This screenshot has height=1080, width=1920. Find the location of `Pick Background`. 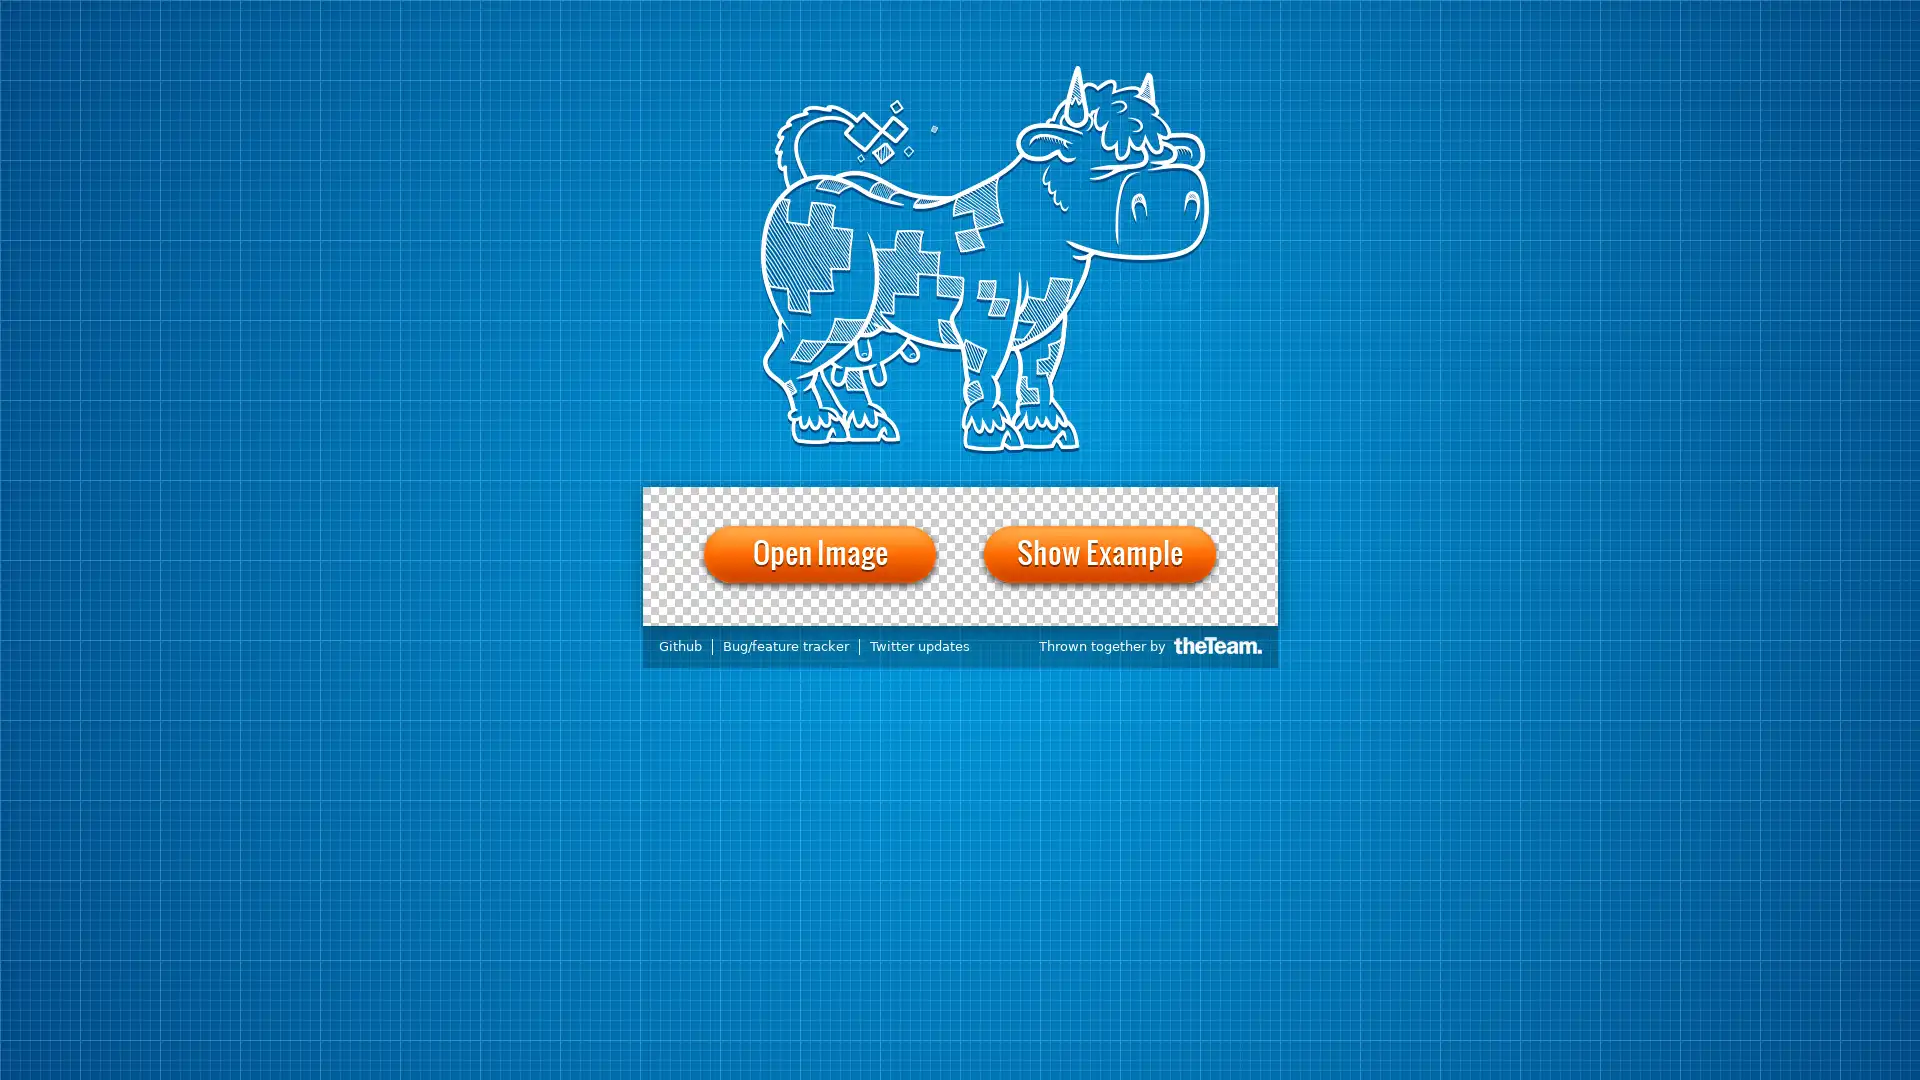

Pick Background is located at coordinates (949, 499).